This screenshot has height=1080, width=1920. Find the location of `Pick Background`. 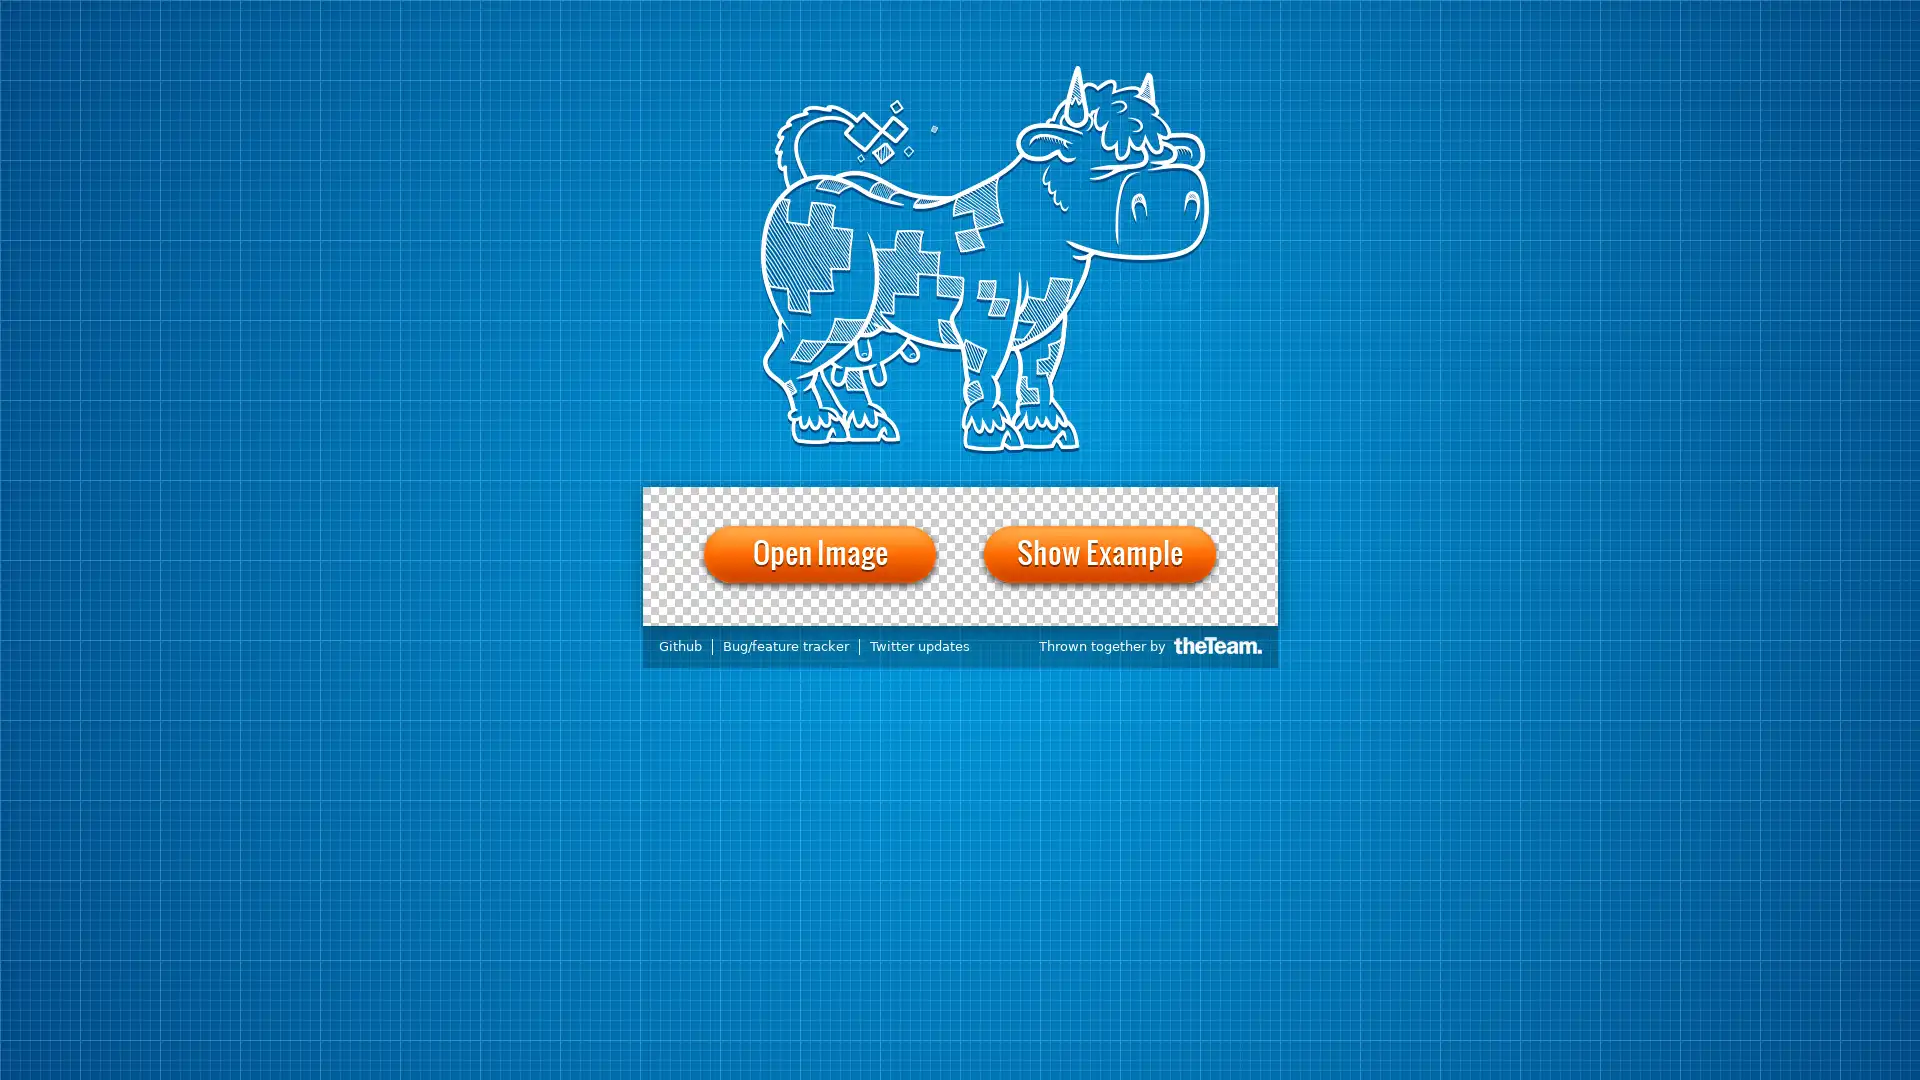

Pick Background is located at coordinates (949, 499).